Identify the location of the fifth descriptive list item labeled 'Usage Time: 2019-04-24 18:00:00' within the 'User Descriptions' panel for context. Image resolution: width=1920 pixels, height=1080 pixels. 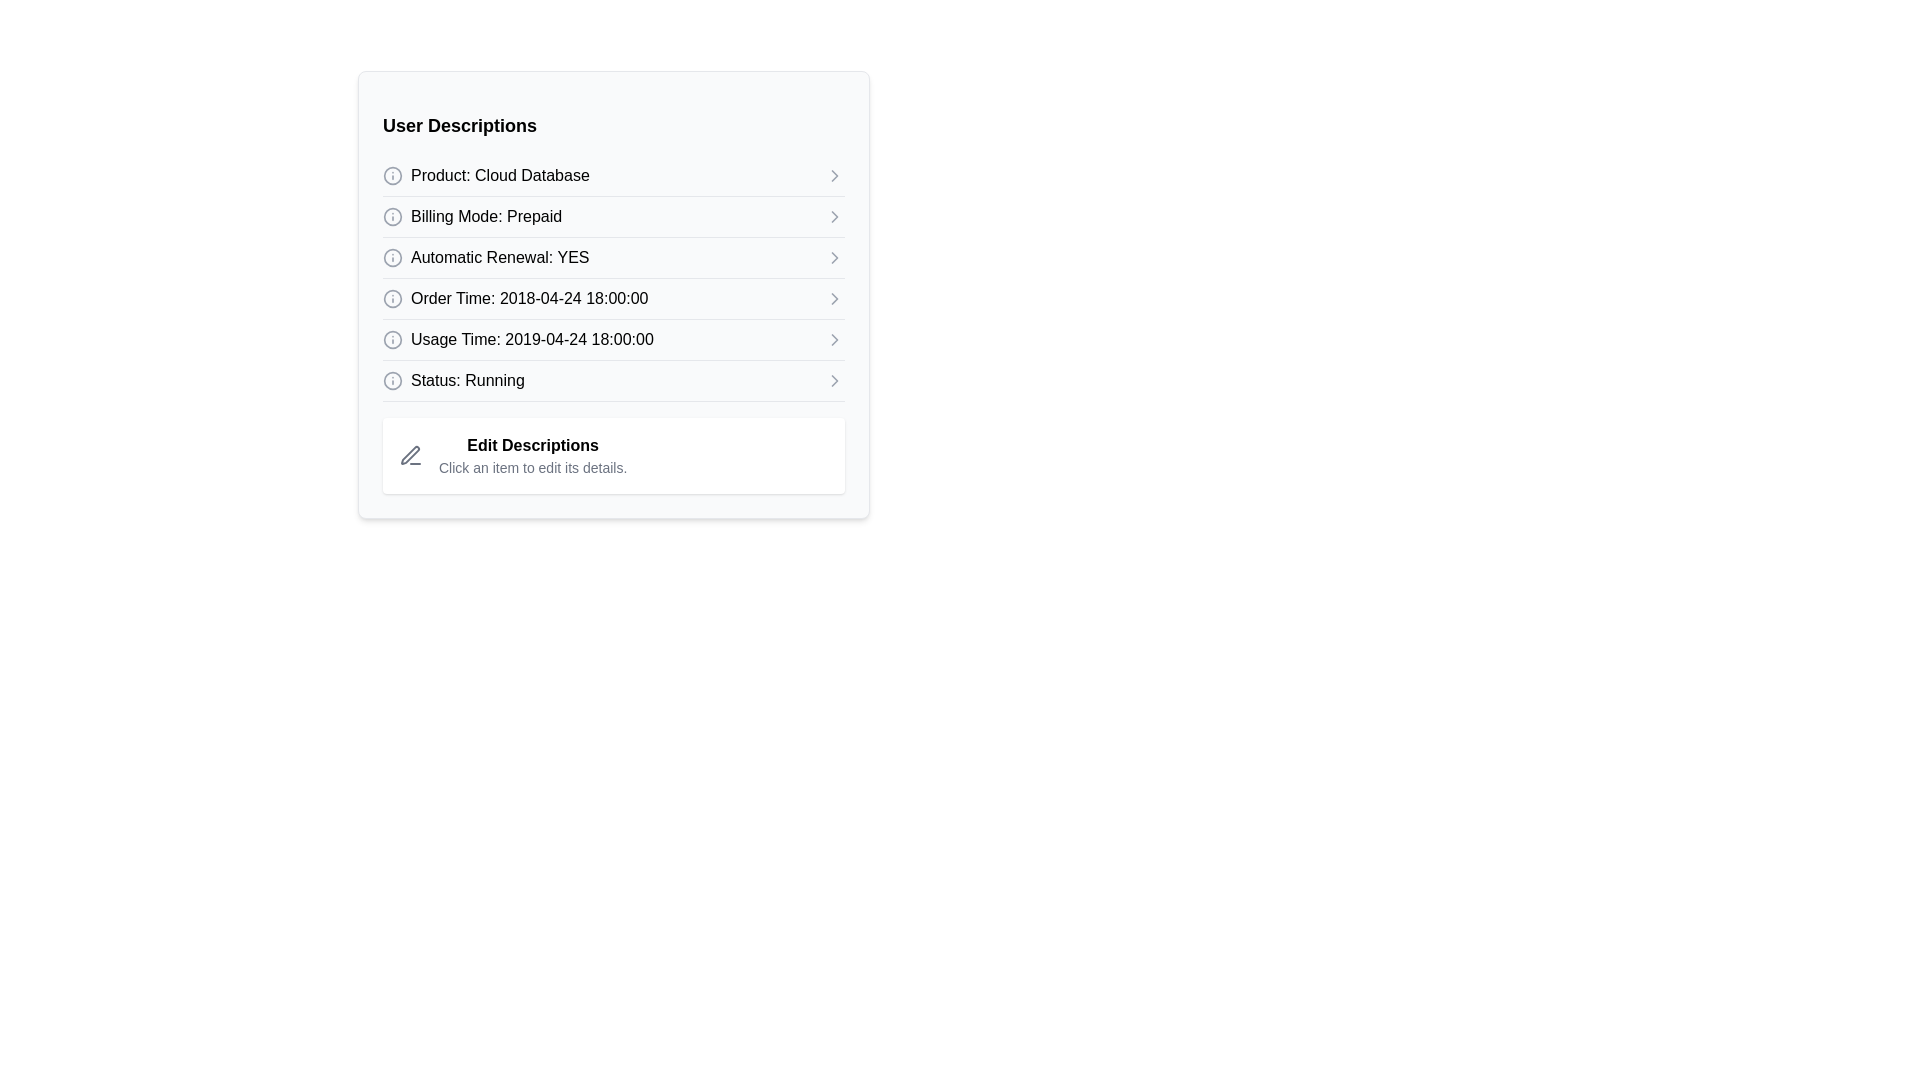
(518, 338).